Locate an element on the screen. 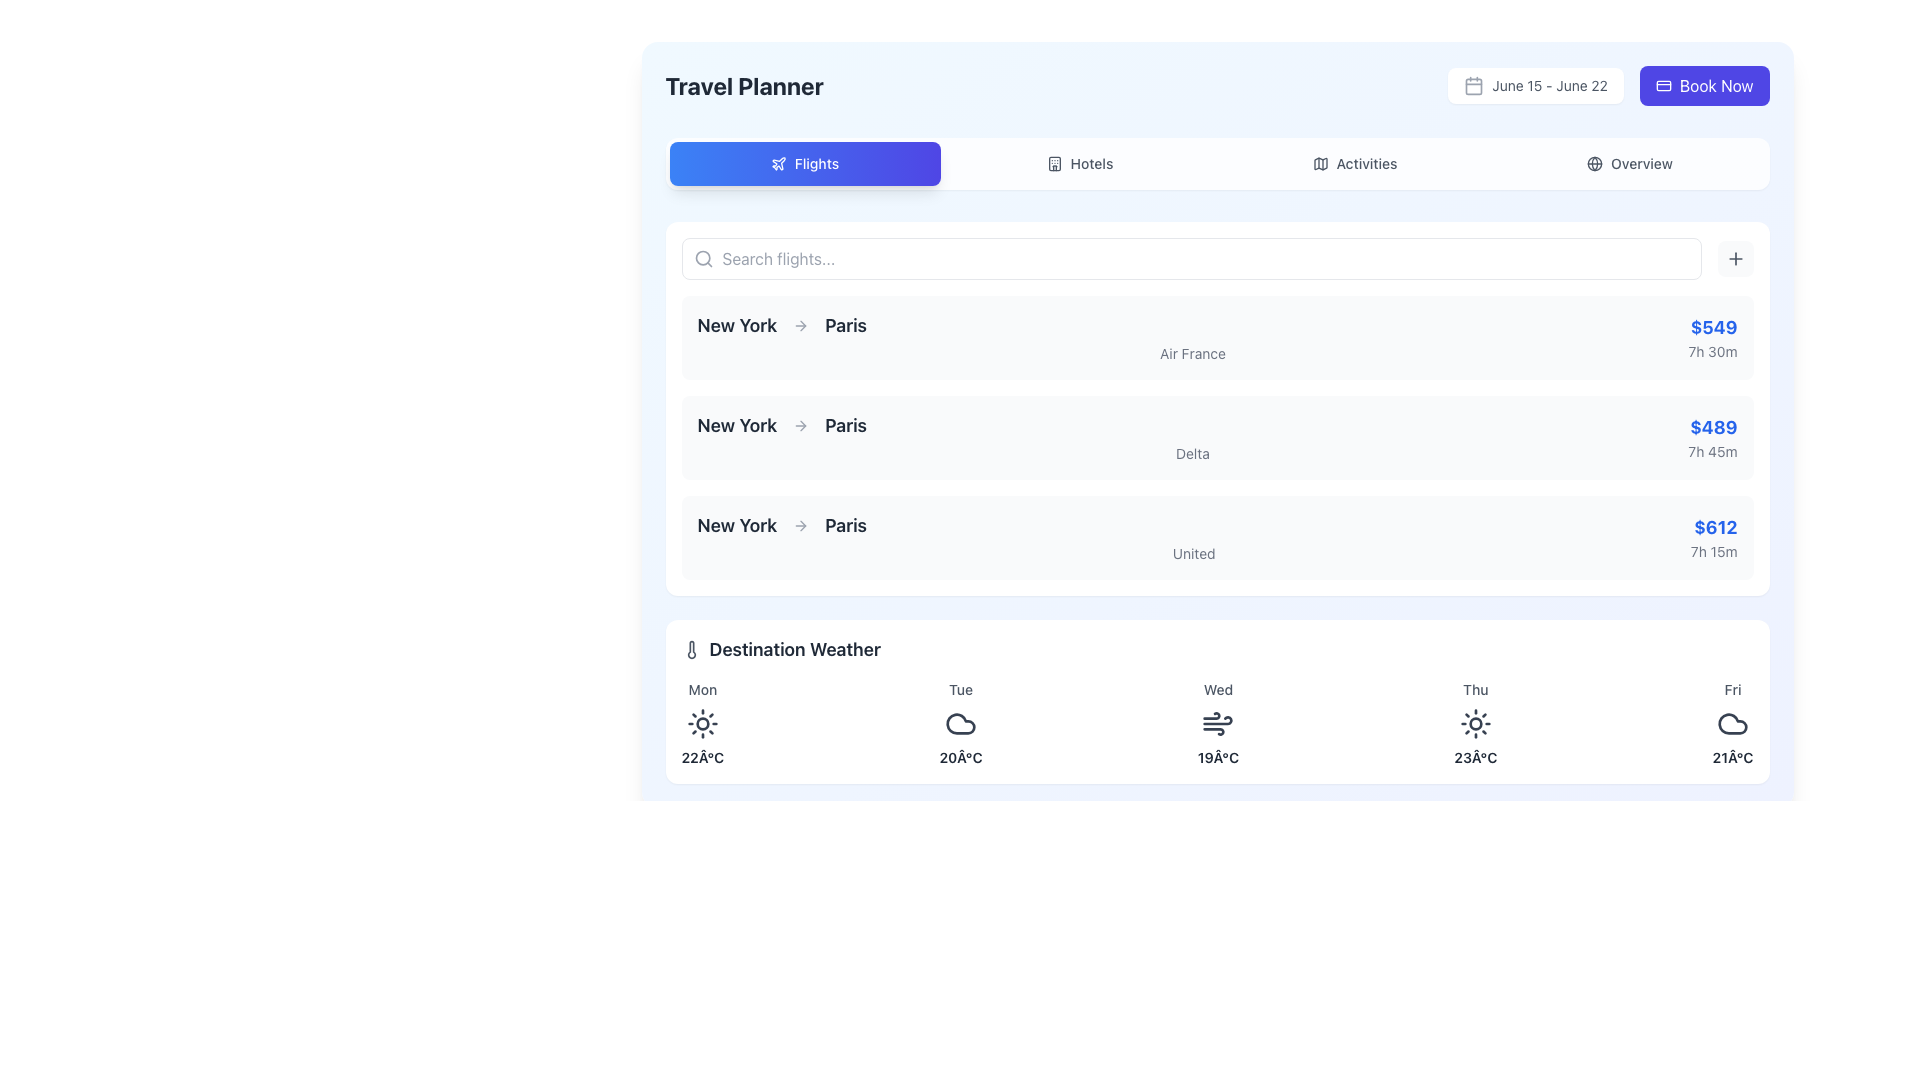  the text label displaying 'Mon' in the 'Destination Weather' section, which is styled in a small font and gray color, located above the sunny weather icon is located at coordinates (702, 689).